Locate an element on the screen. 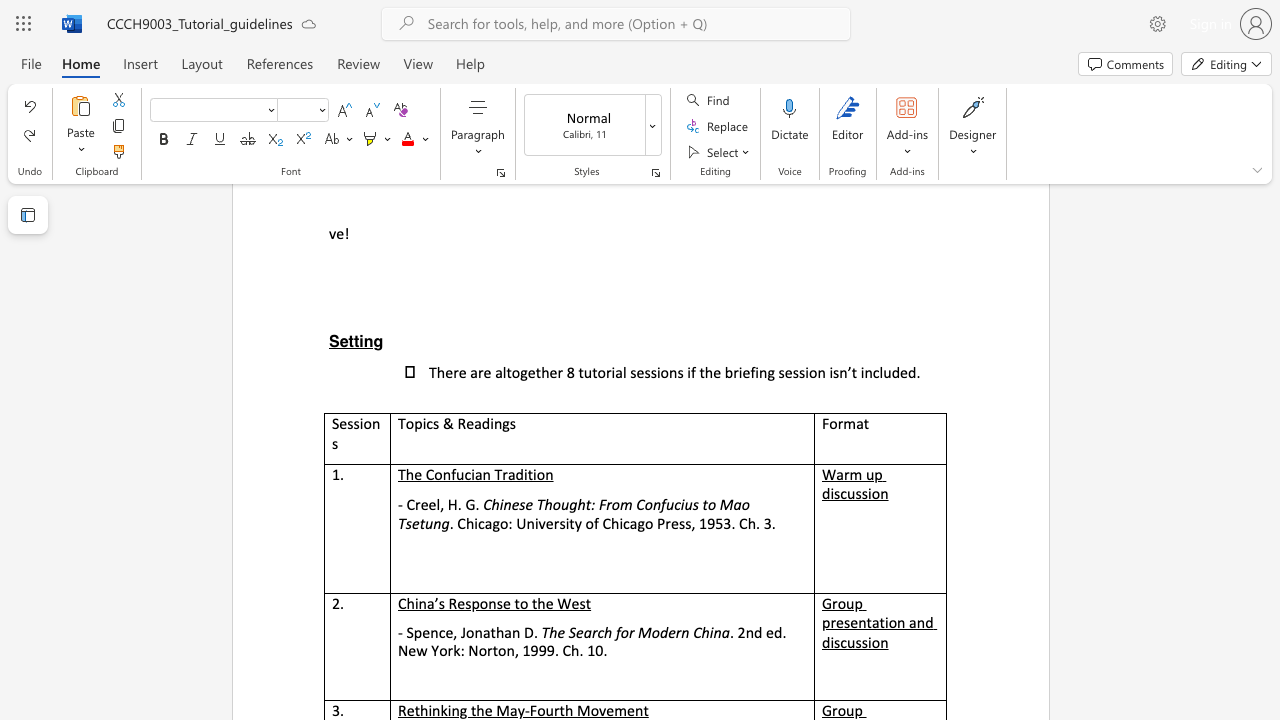 The width and height of the screenshot is (1280, 720). the subset text "s Respo" within the text "China’s Response to the West" is located at coordinates (437, 602).